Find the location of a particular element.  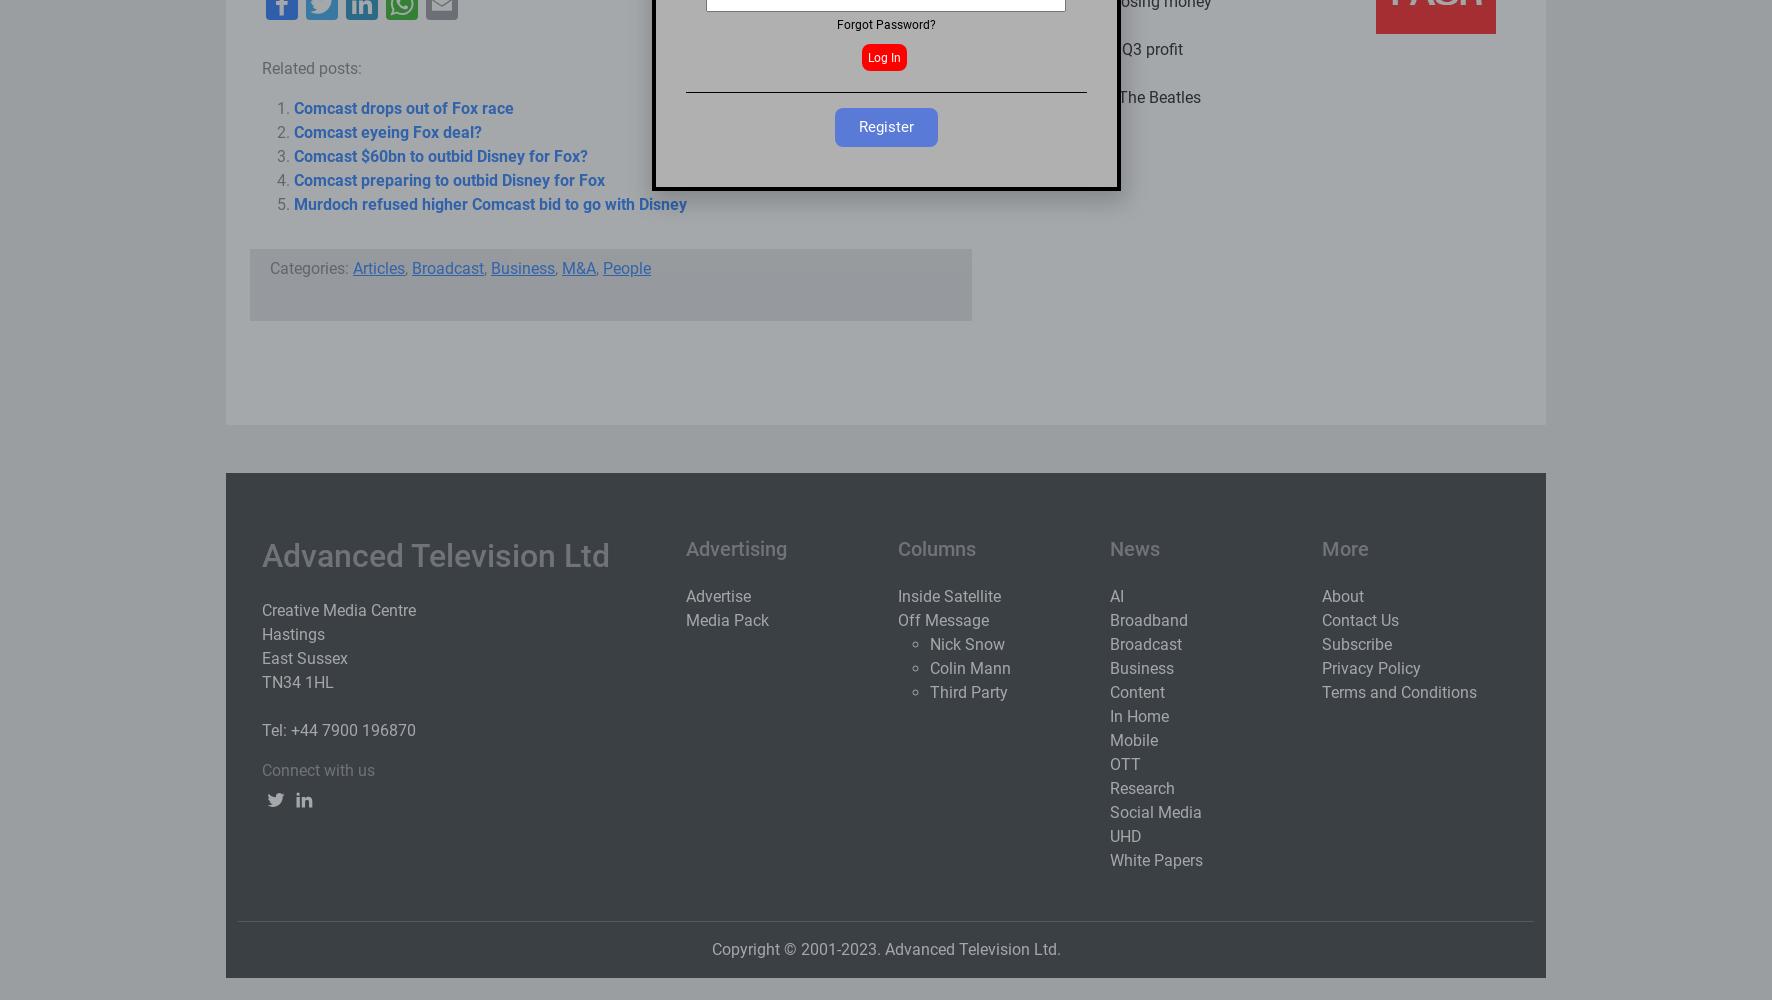

'Inside Satellite' is located at coordinates (948, 594).